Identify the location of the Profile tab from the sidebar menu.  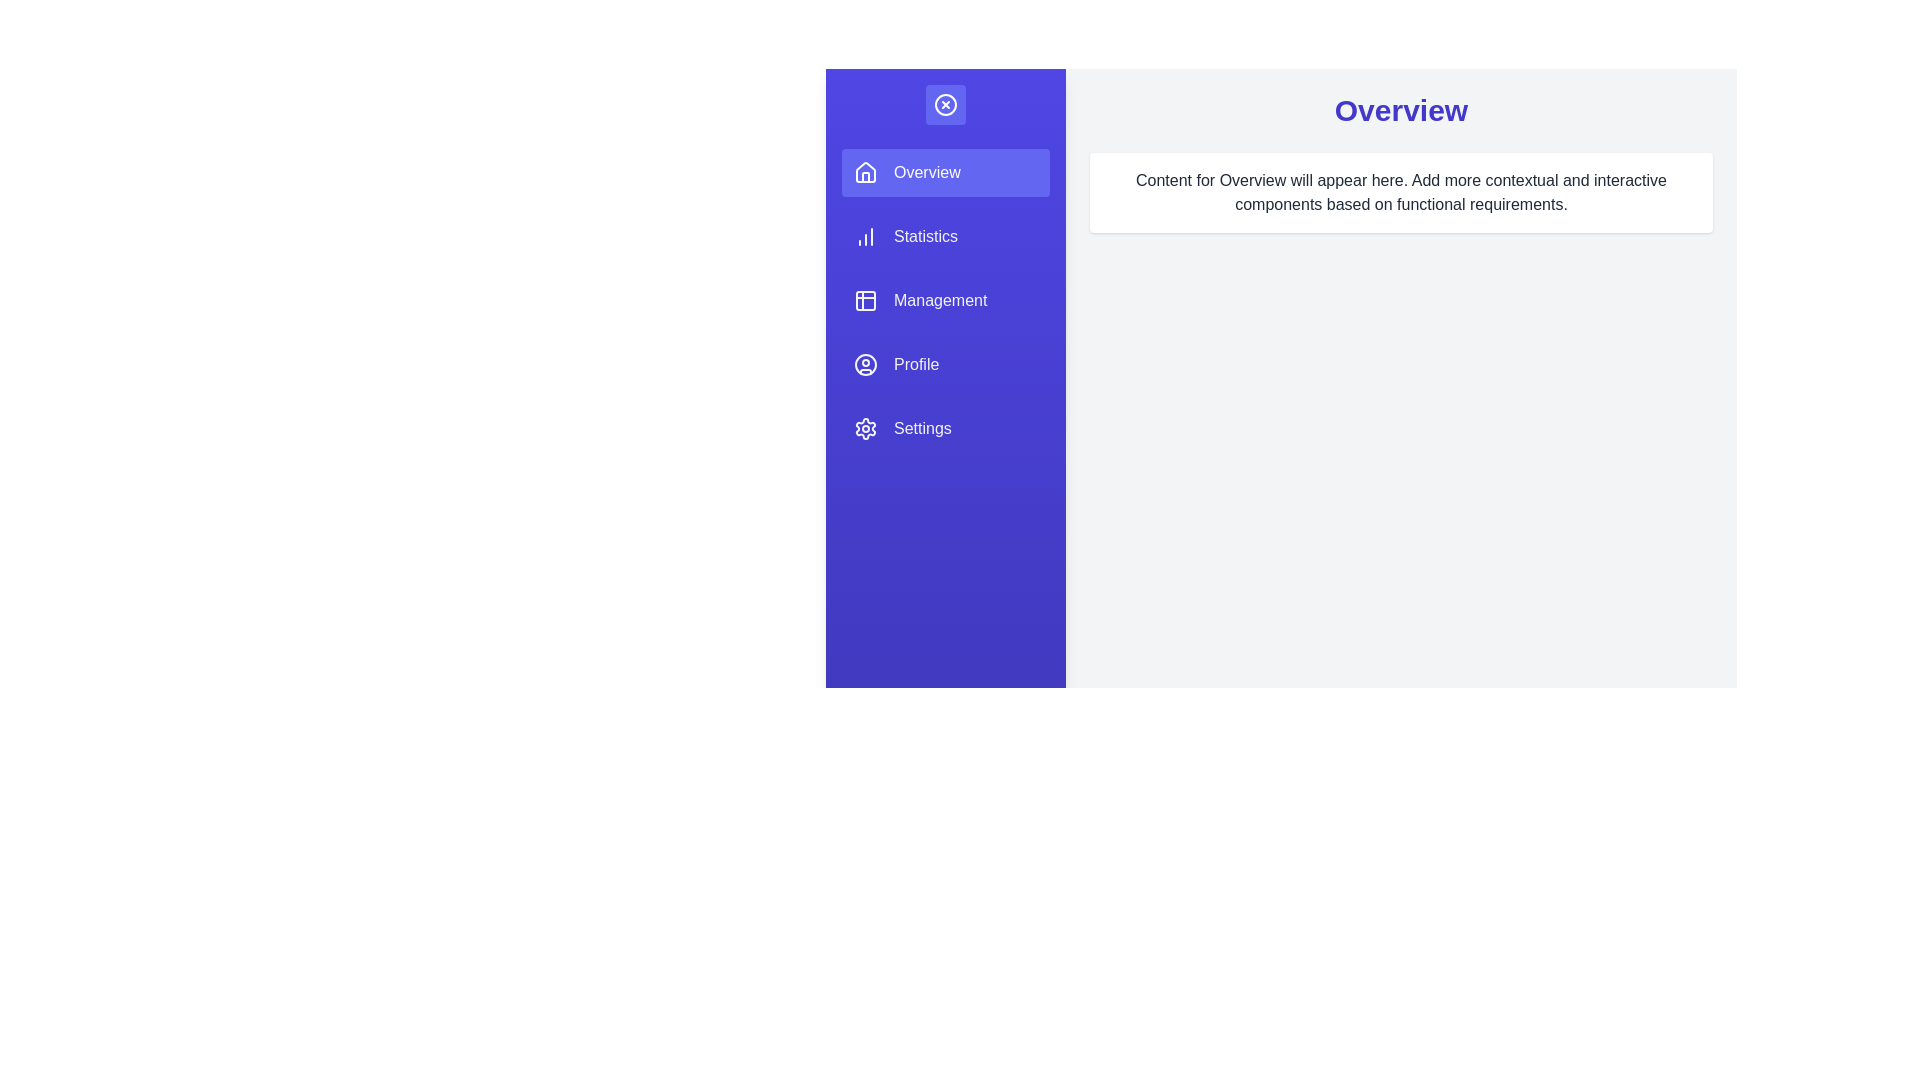
(944, 365).